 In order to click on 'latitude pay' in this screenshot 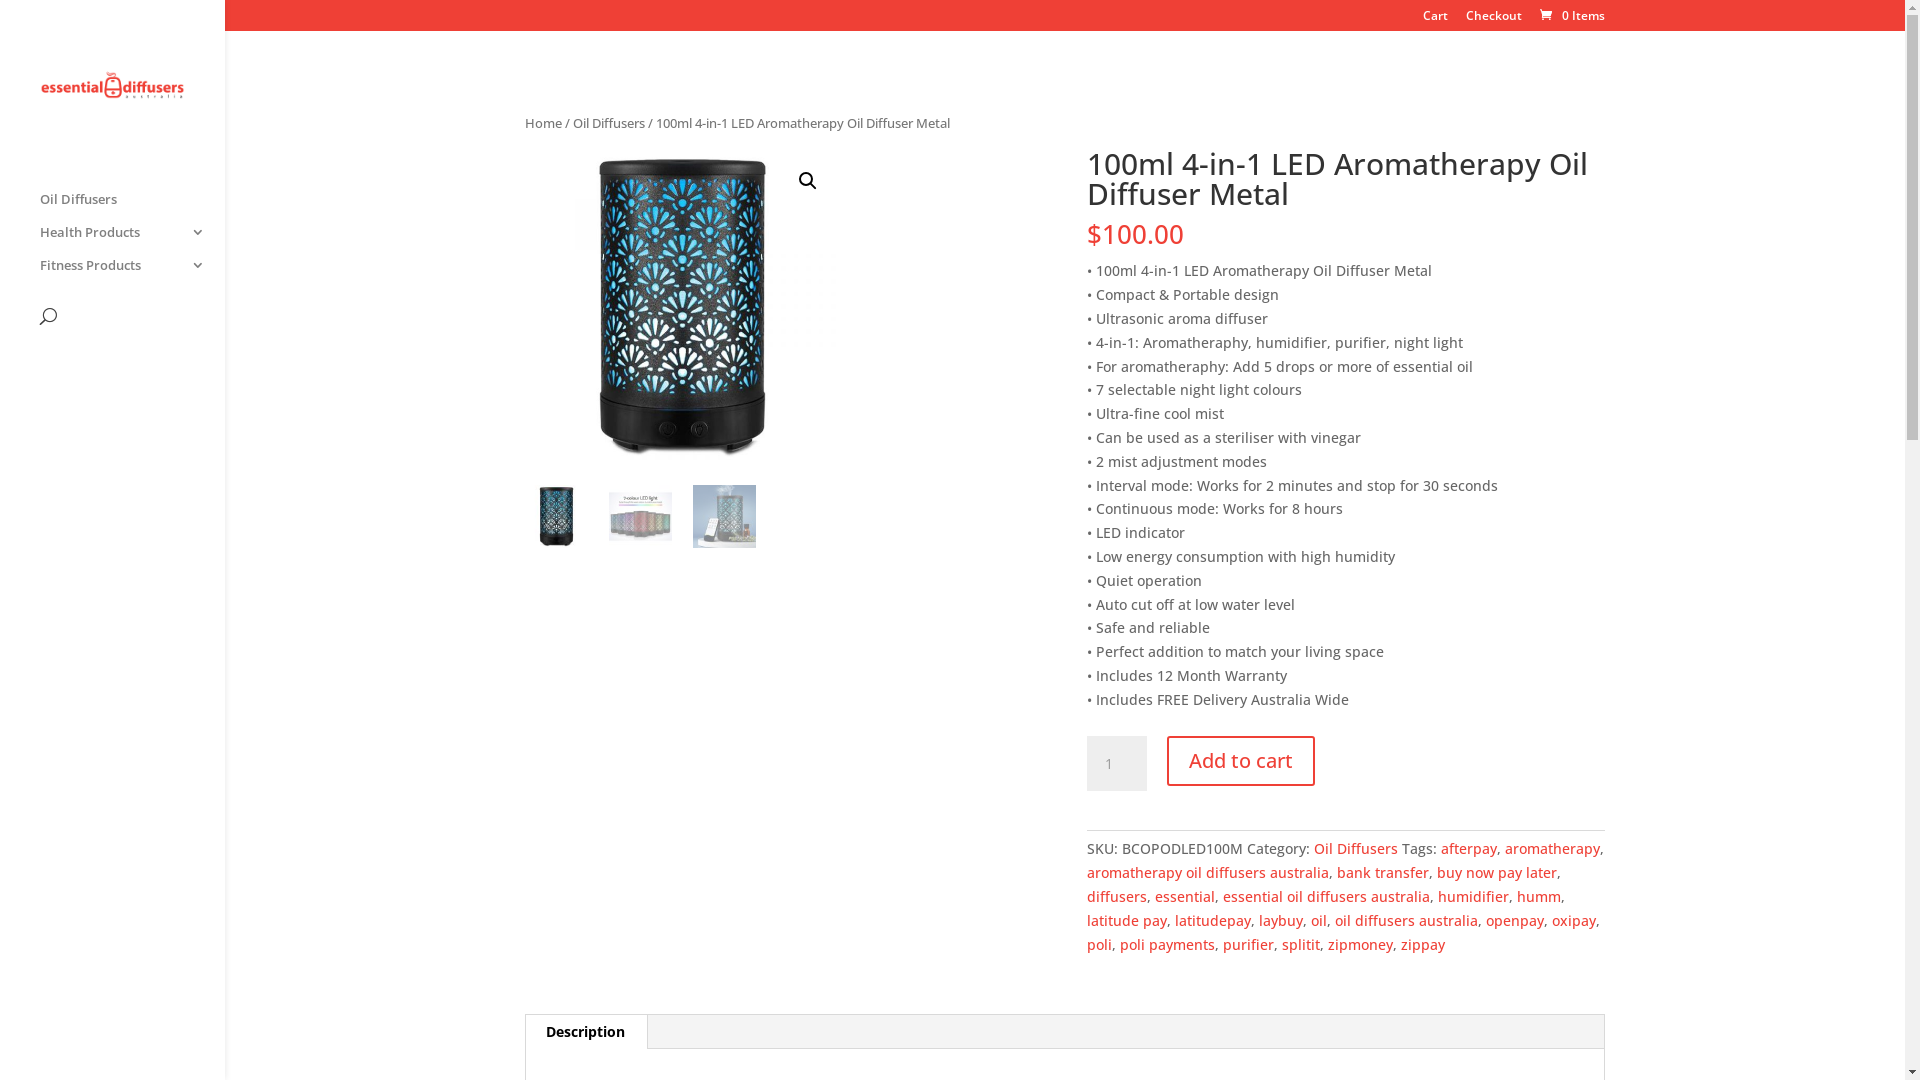, I will do `click(1085, 920)`.